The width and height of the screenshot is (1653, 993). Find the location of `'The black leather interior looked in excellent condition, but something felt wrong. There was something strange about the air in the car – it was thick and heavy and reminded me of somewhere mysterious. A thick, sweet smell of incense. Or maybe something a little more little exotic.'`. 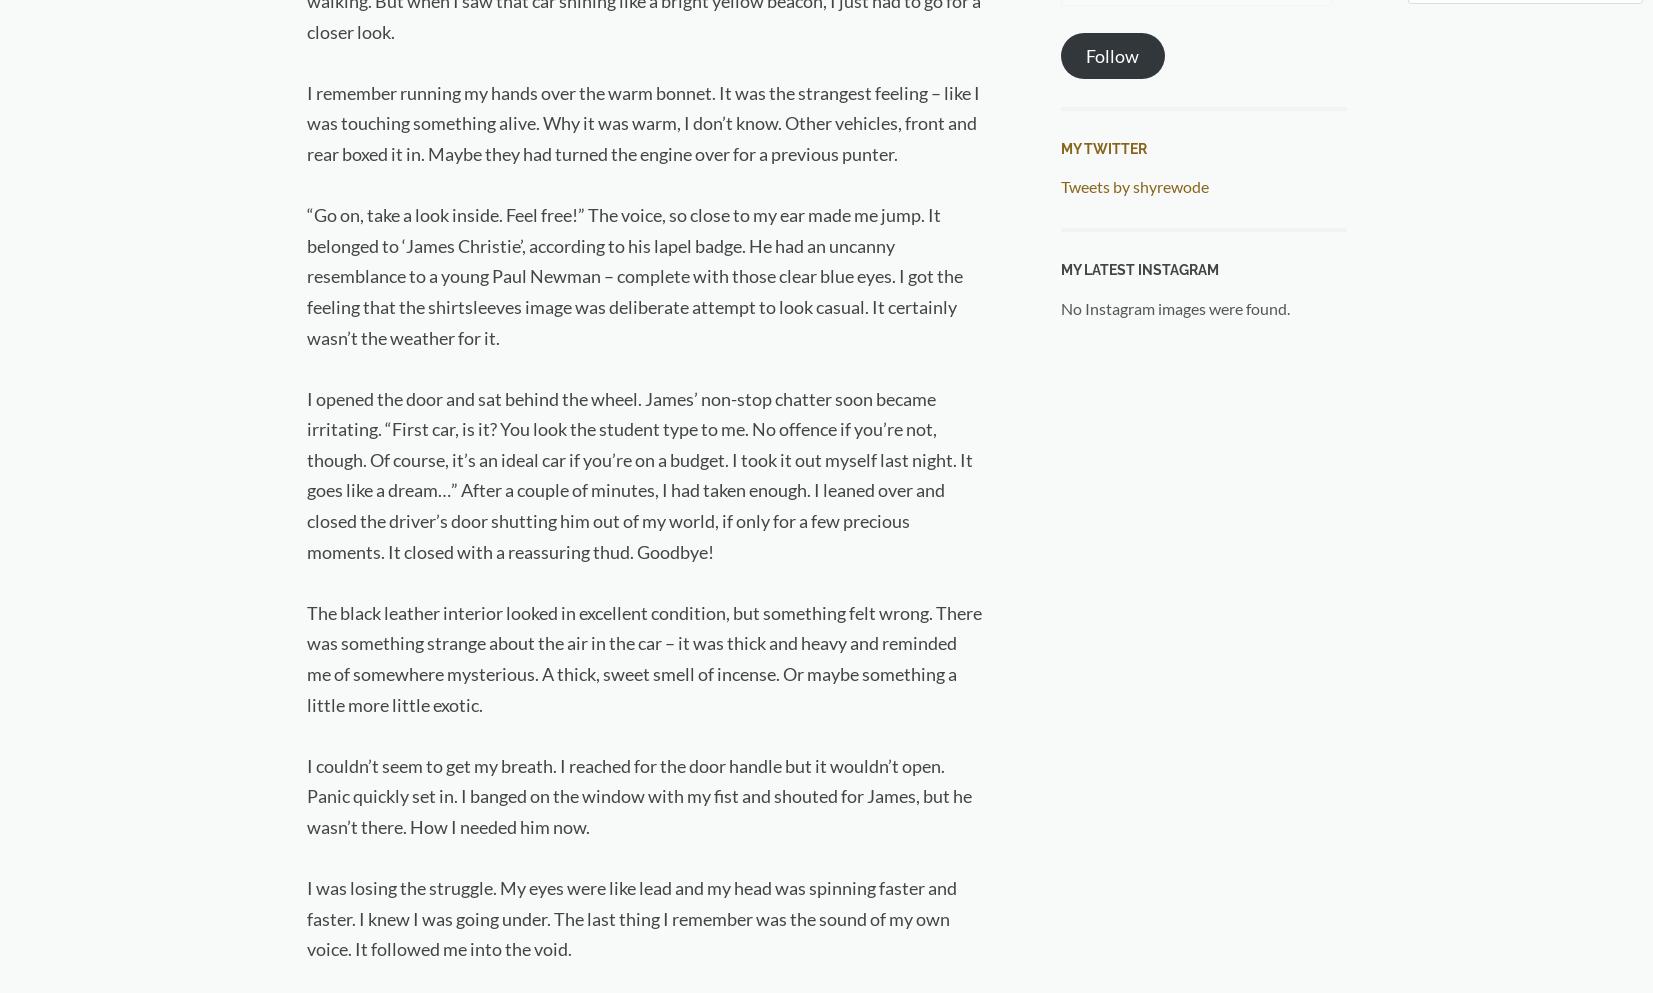

'The black leather interior looked in excellent condition, but something felt wrong. There was something strange about the air in the car – it was thick and heavy and reminded me of somewhere mysterious. A thick, sweet smell of incense. Or maybe something a little more little exotic.' is located at coordinates (642, 657).